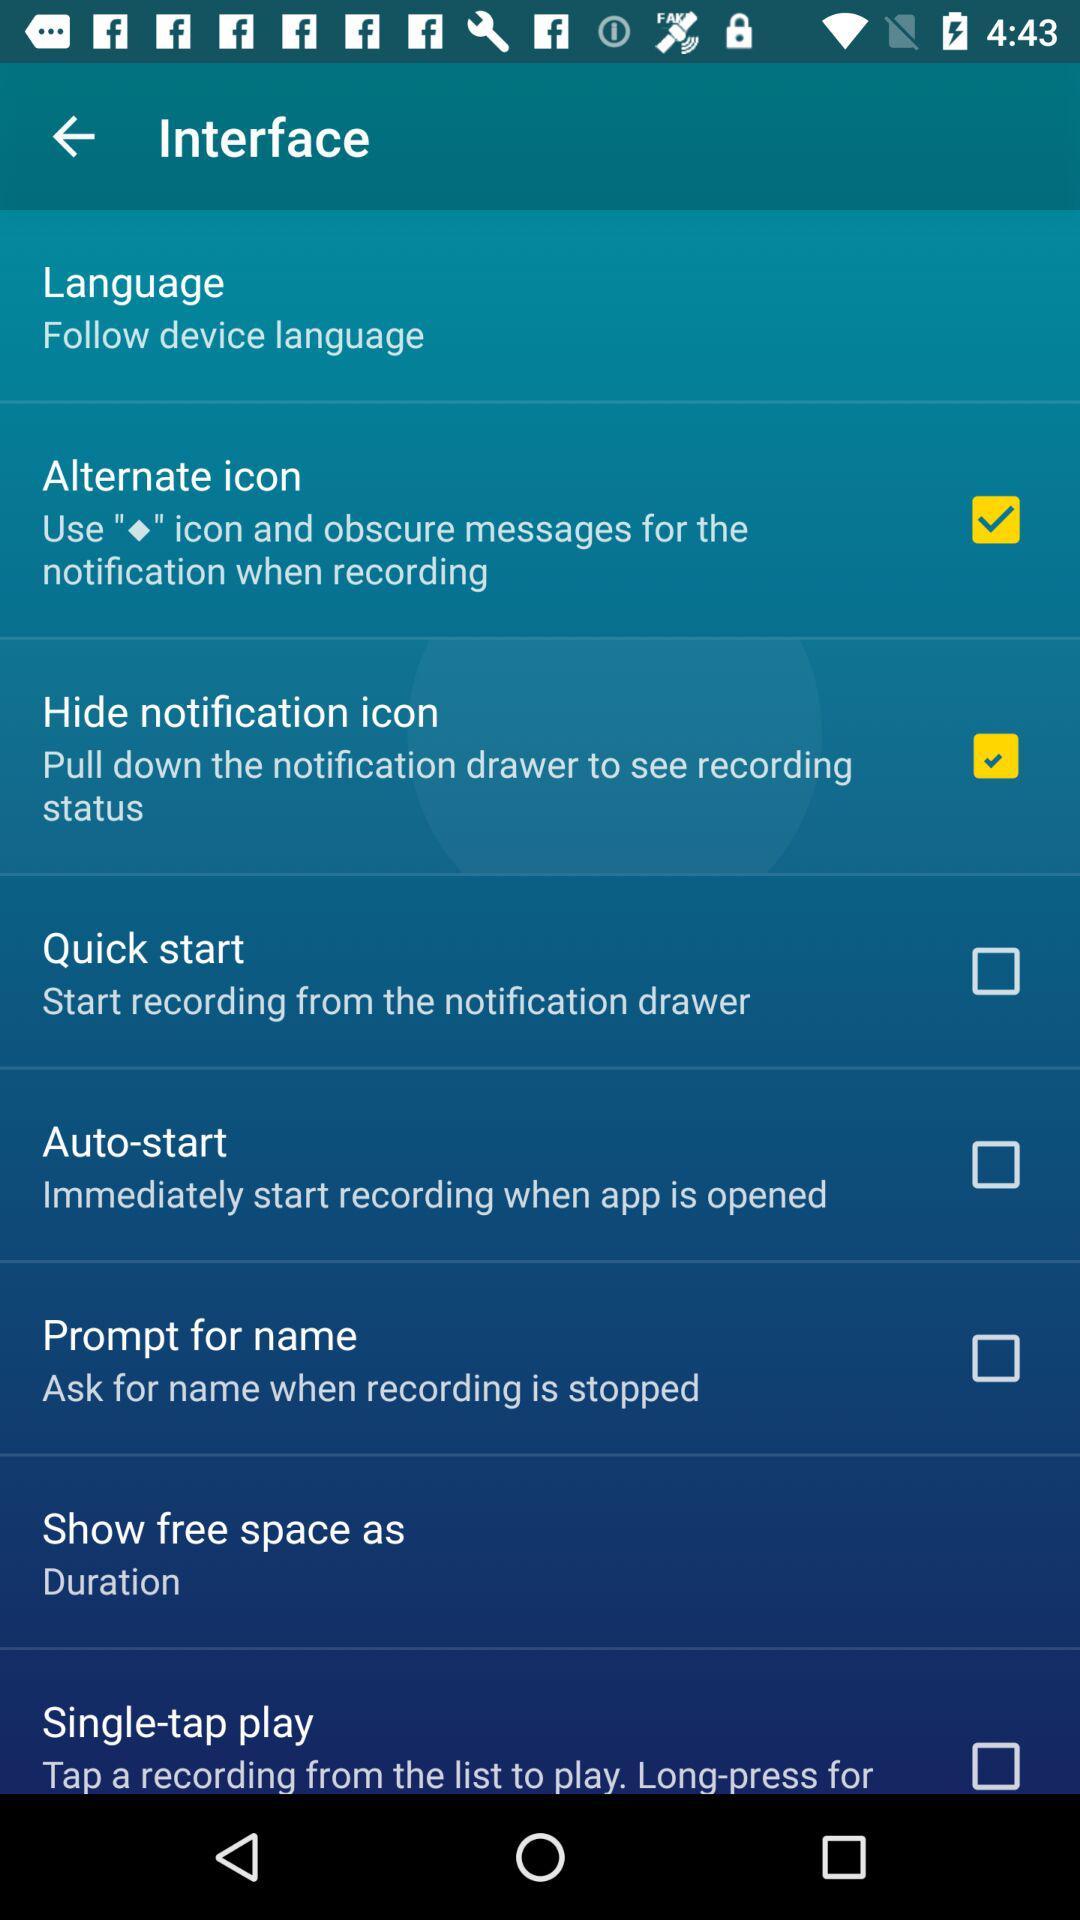 Image resolution: width=1080 pixels, height=1920 pixels. What do you see at coordinates (134, 1140) in the screenshot?
I see `item below the start recording from` at bounding box center [134, 1140].